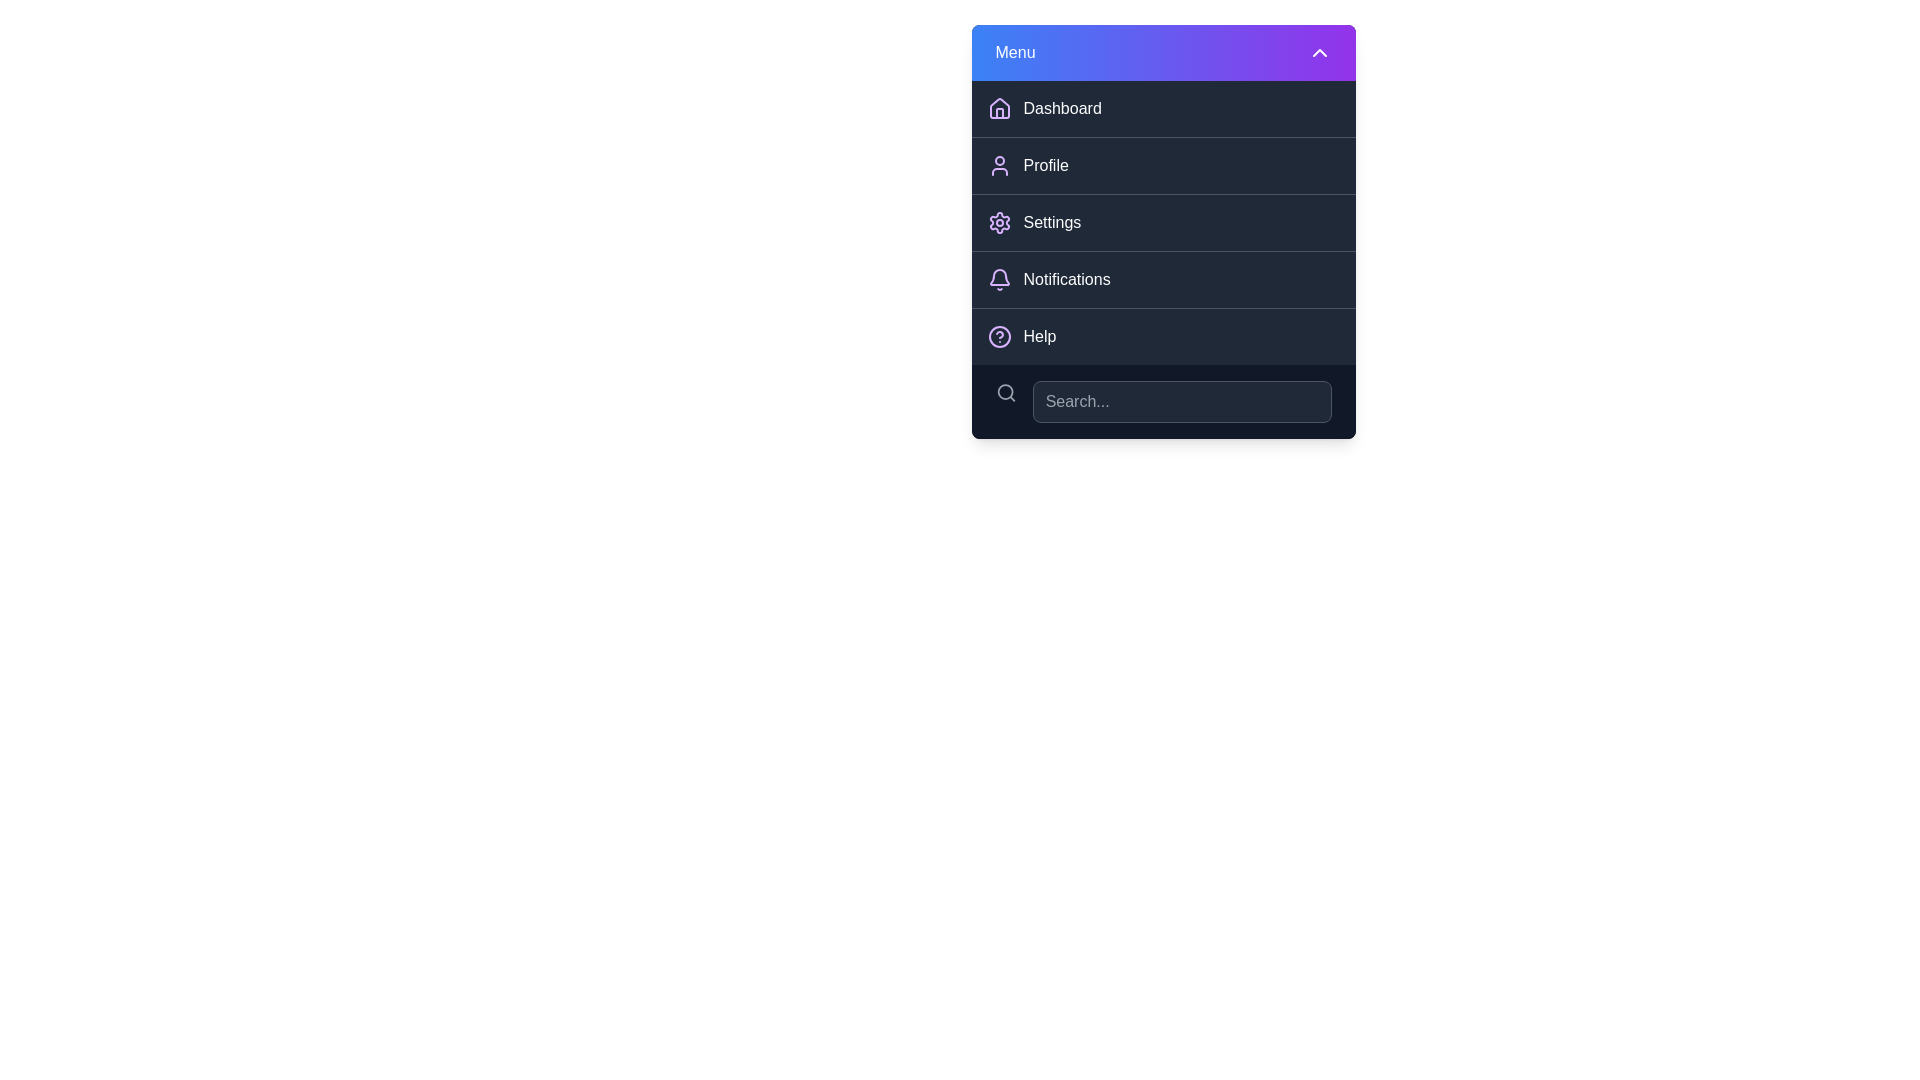  What do you see at coordinates (999, 335) in the screenshot?
I see `the 'Help' icon located in the fifth row of the menu list` at bounding box center [999, 335].